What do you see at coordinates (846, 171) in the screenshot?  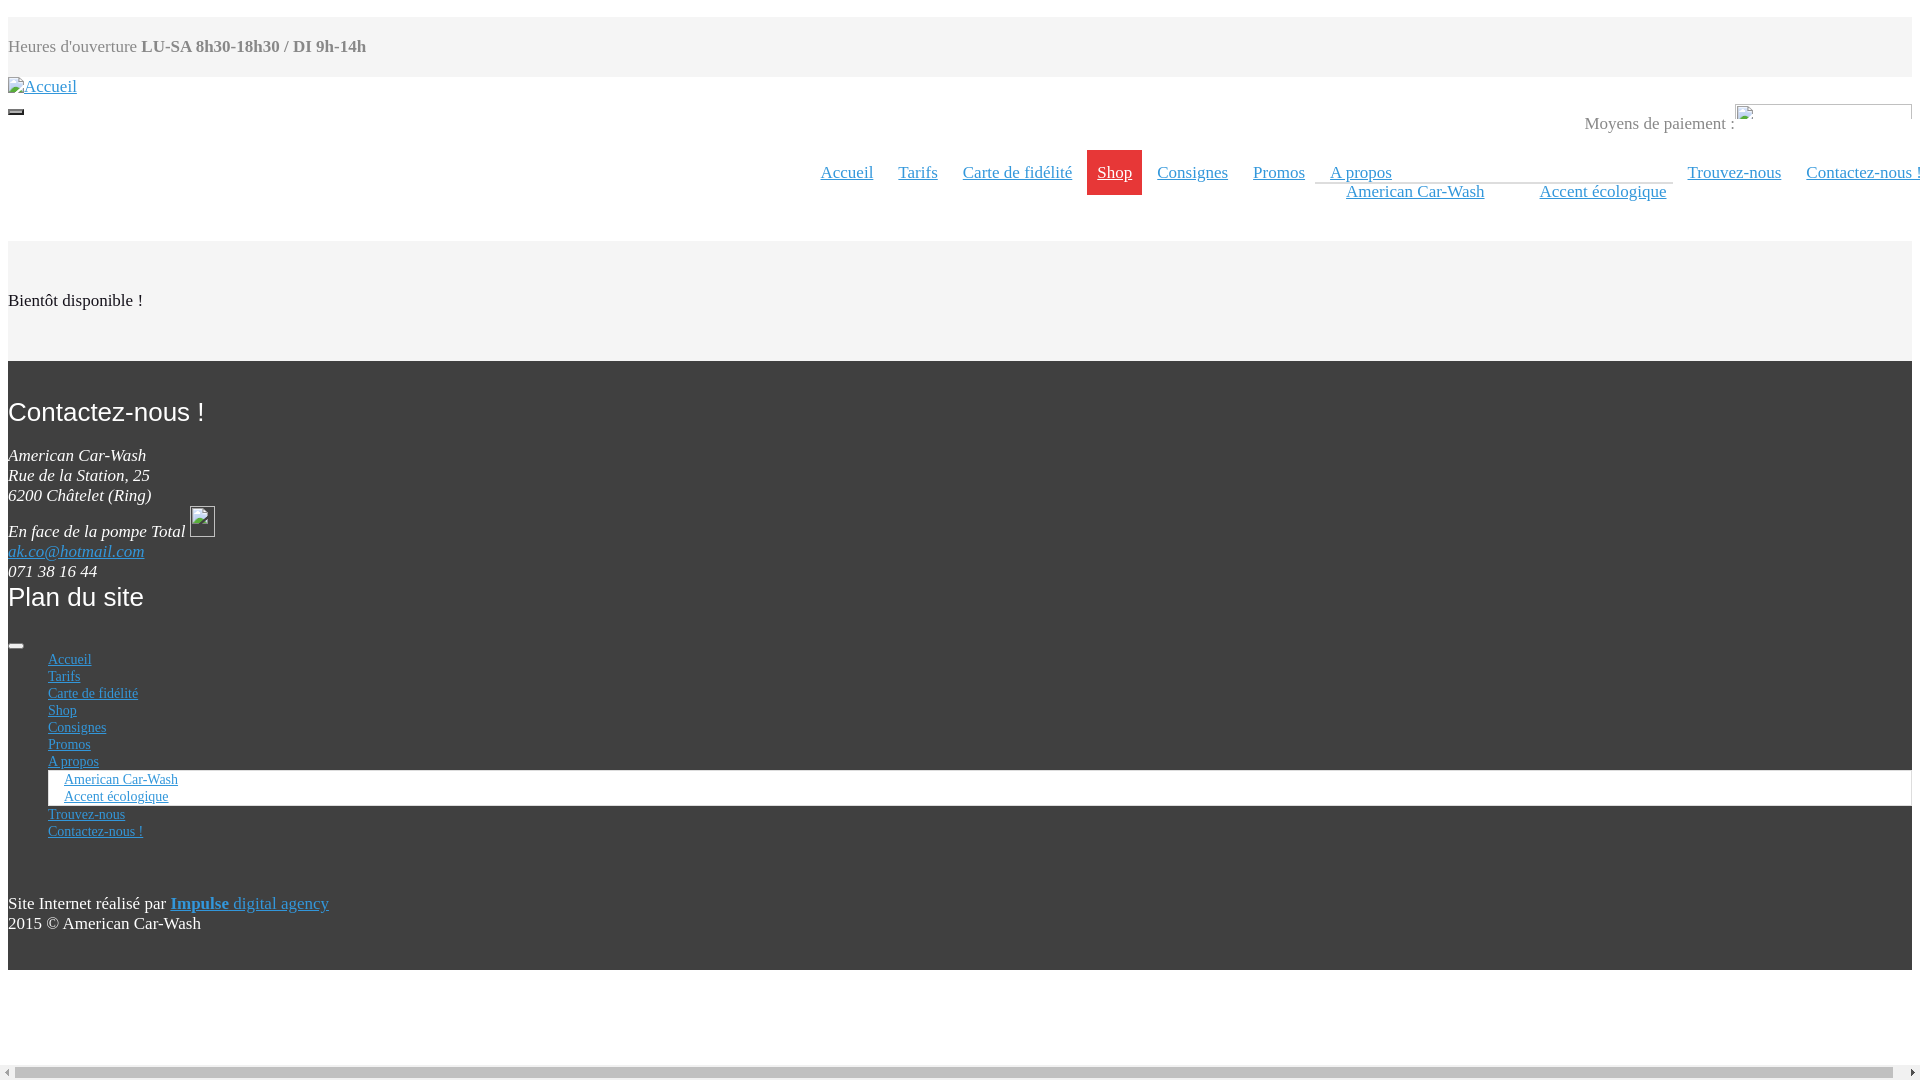 I see `'Accueil'` at bounding box center [846, 171].